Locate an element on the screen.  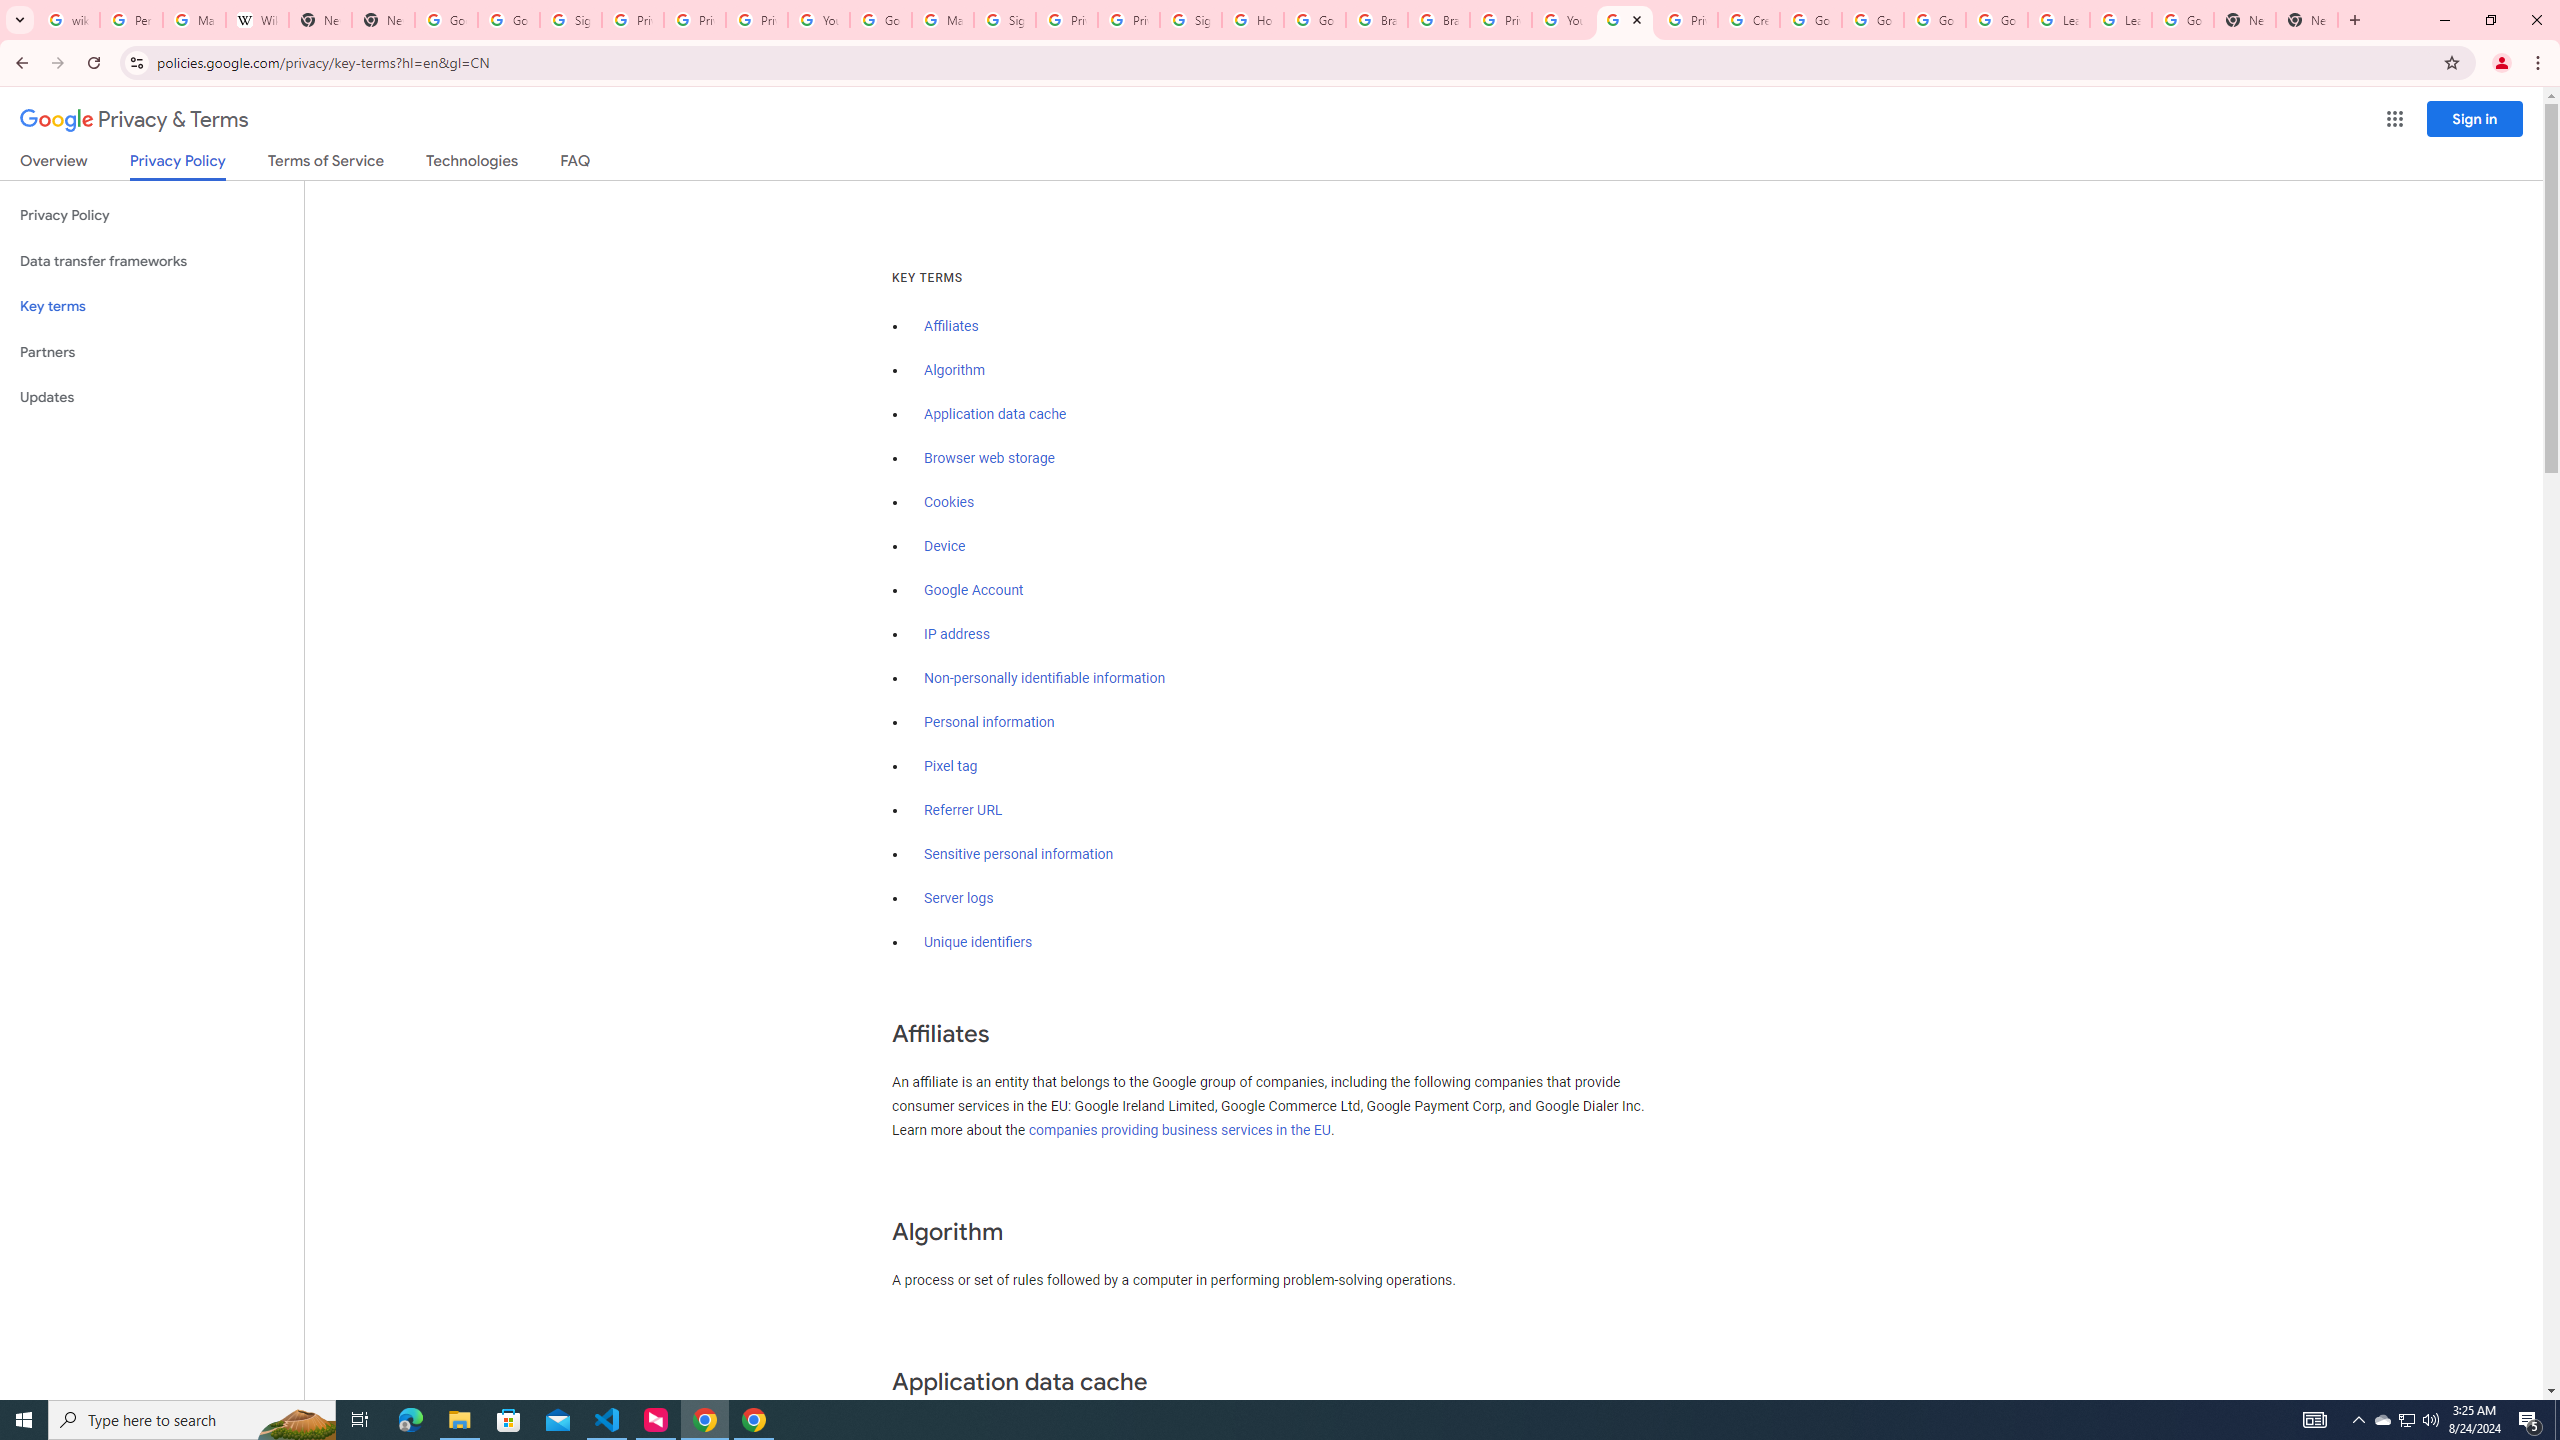
'Browser web storage' is located at coordinates (988, 457).